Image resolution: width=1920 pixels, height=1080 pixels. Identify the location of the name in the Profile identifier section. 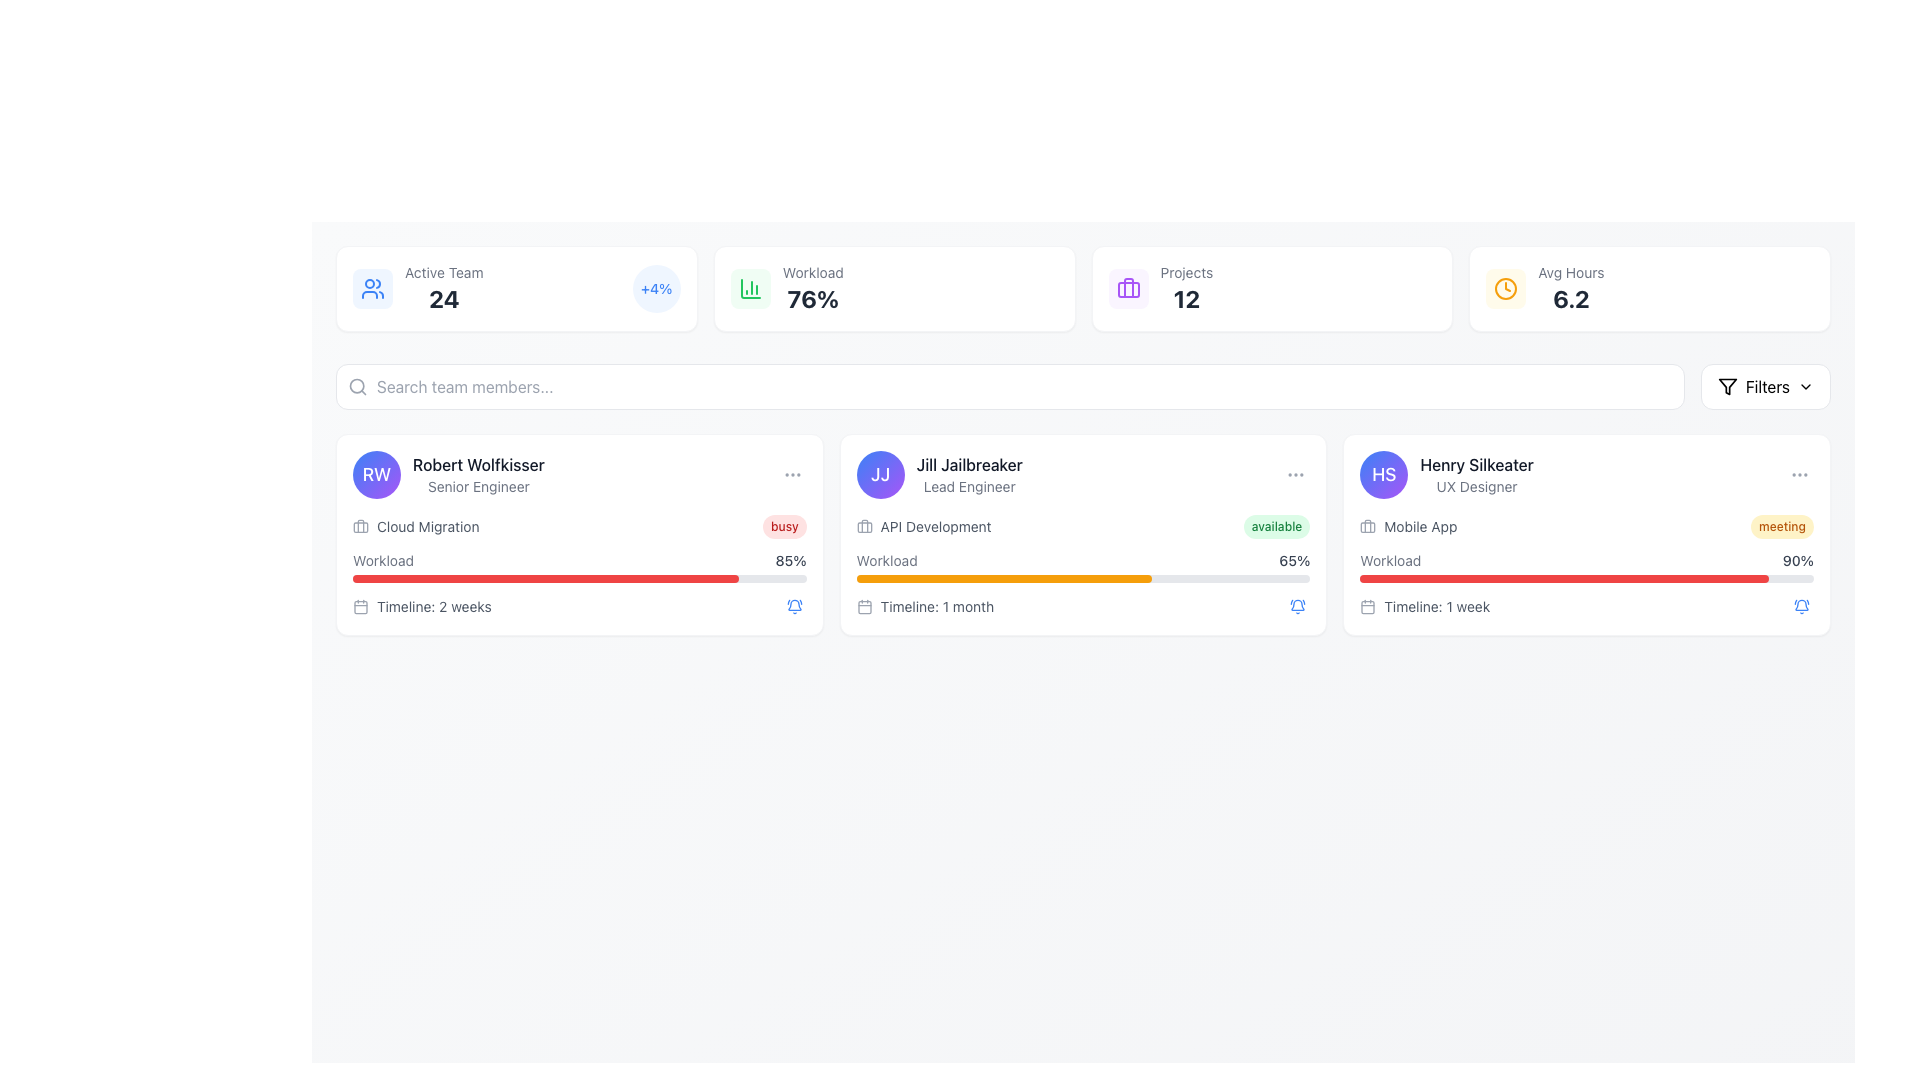
(938, 474).